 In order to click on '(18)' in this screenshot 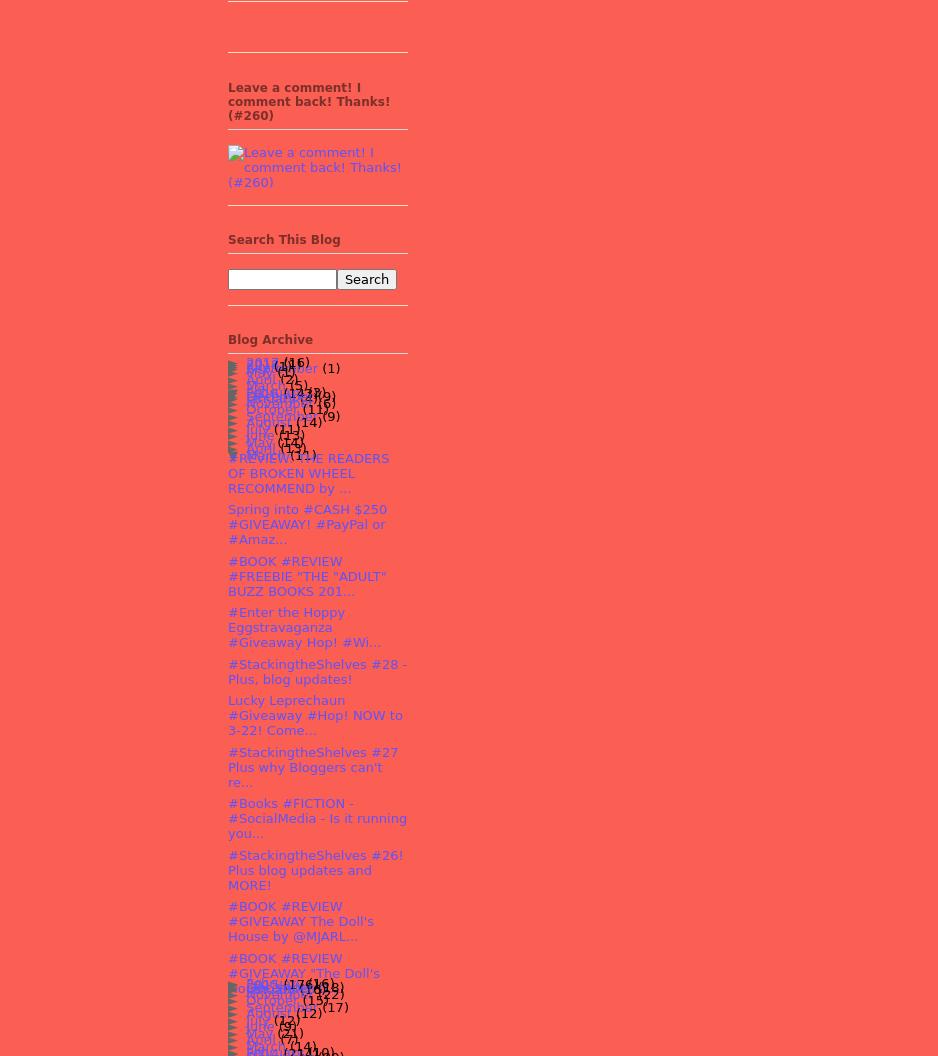, I will do `click(329, 987)`.